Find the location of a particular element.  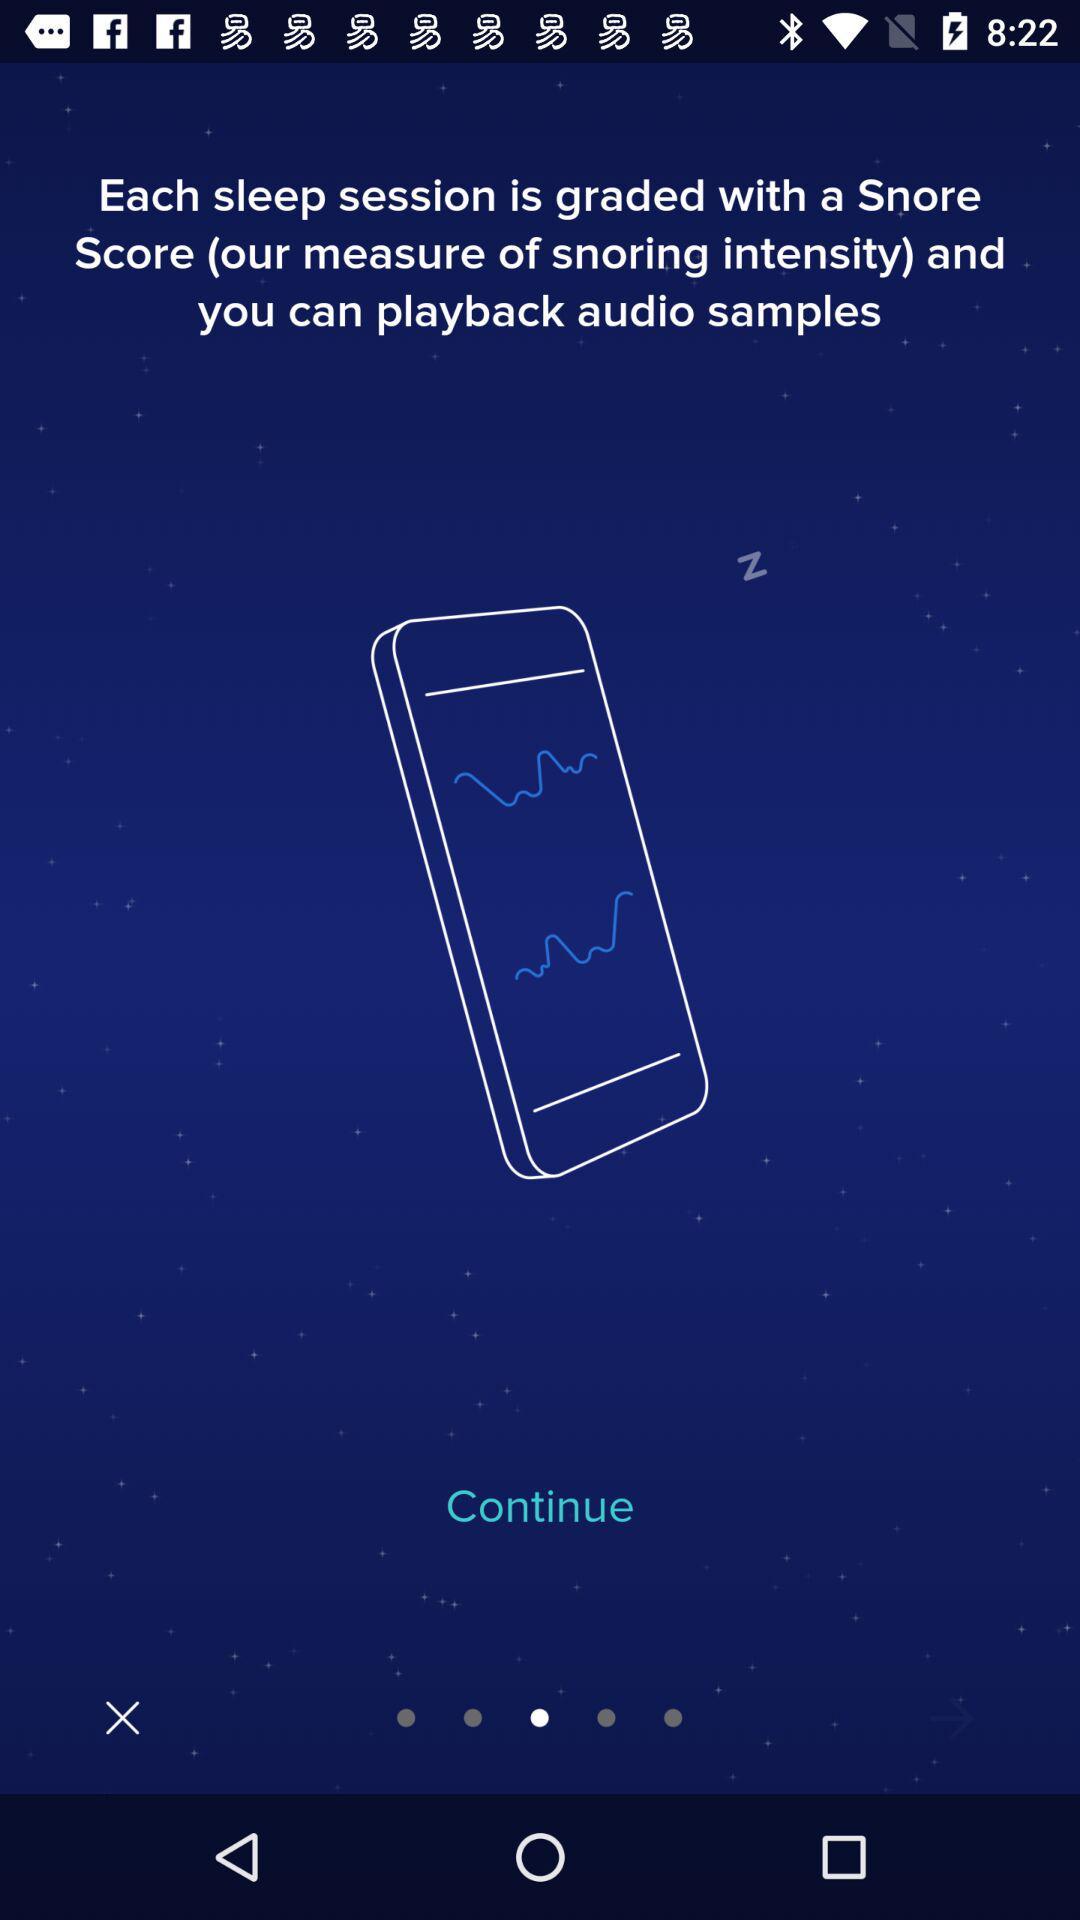

cross button is located at coordinates (122, 1716).